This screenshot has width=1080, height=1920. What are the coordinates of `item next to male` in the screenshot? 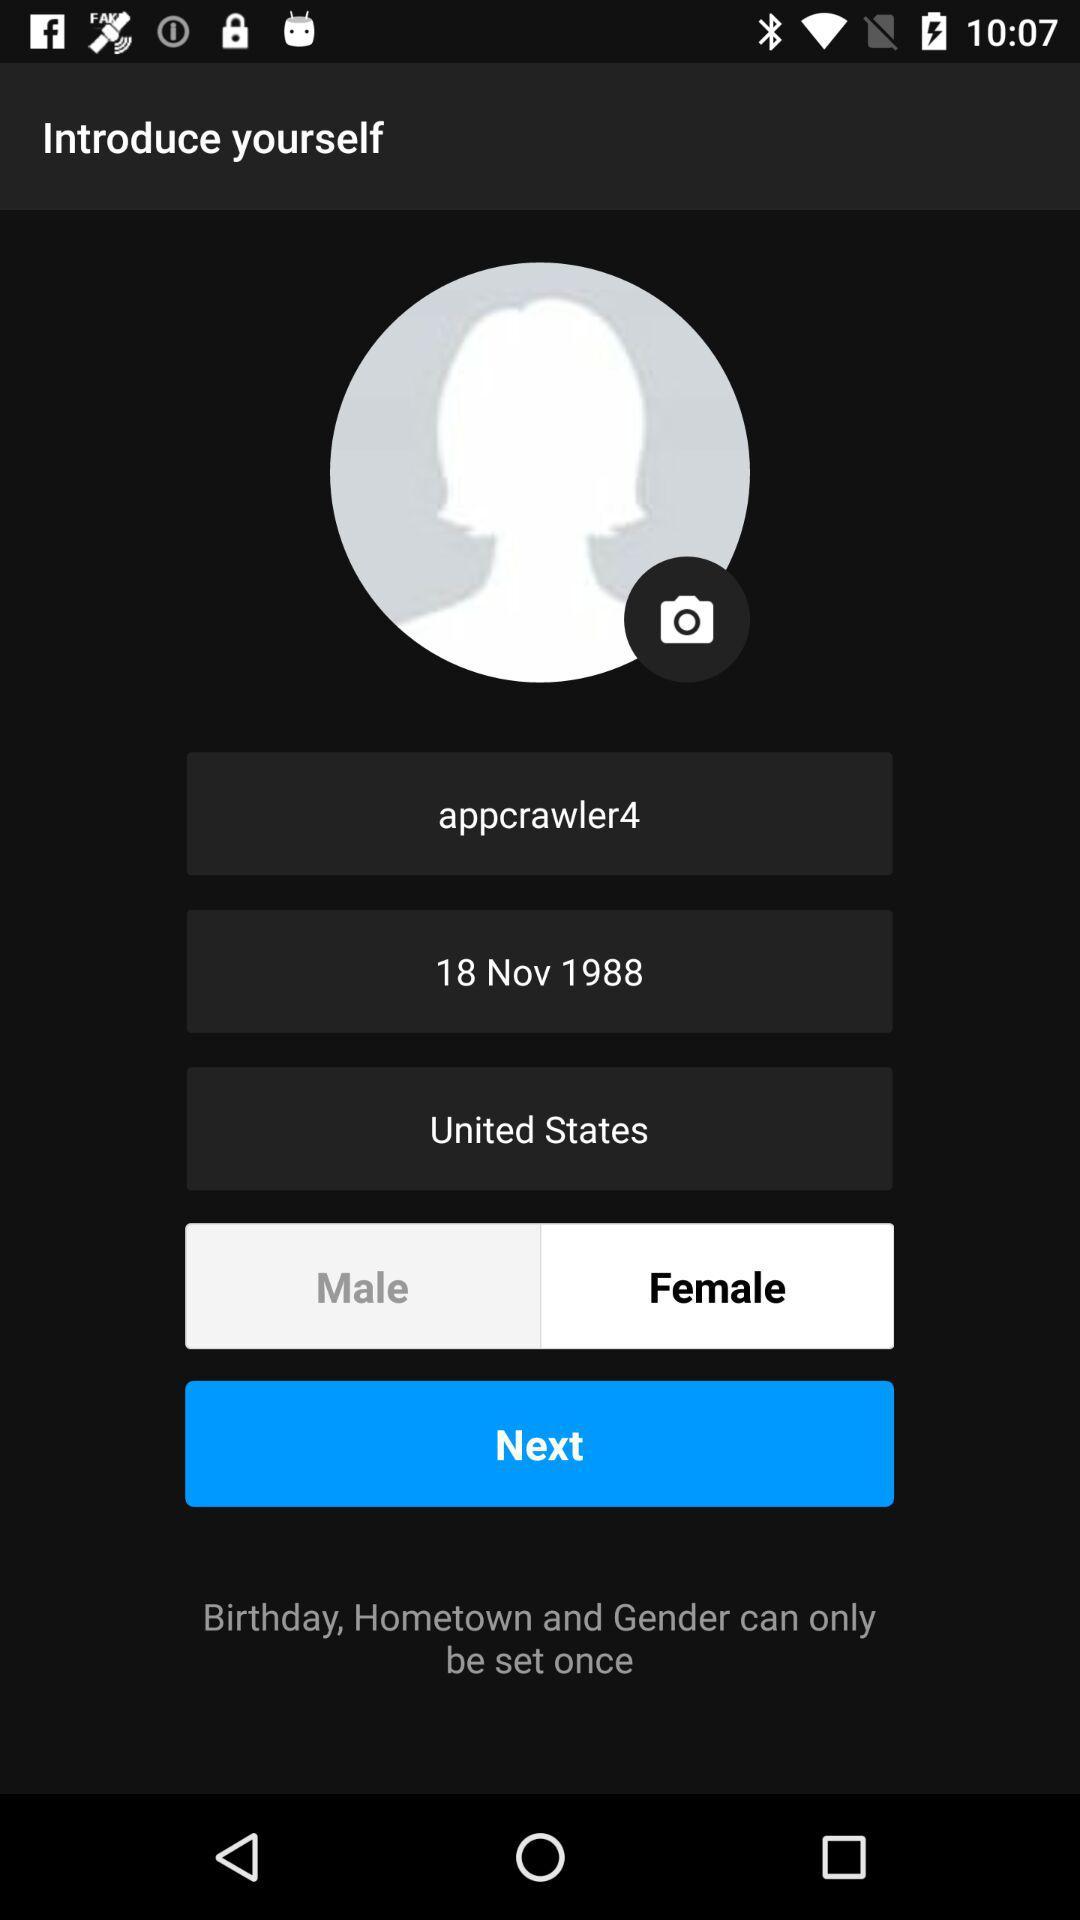 It's located at (716, 1286).